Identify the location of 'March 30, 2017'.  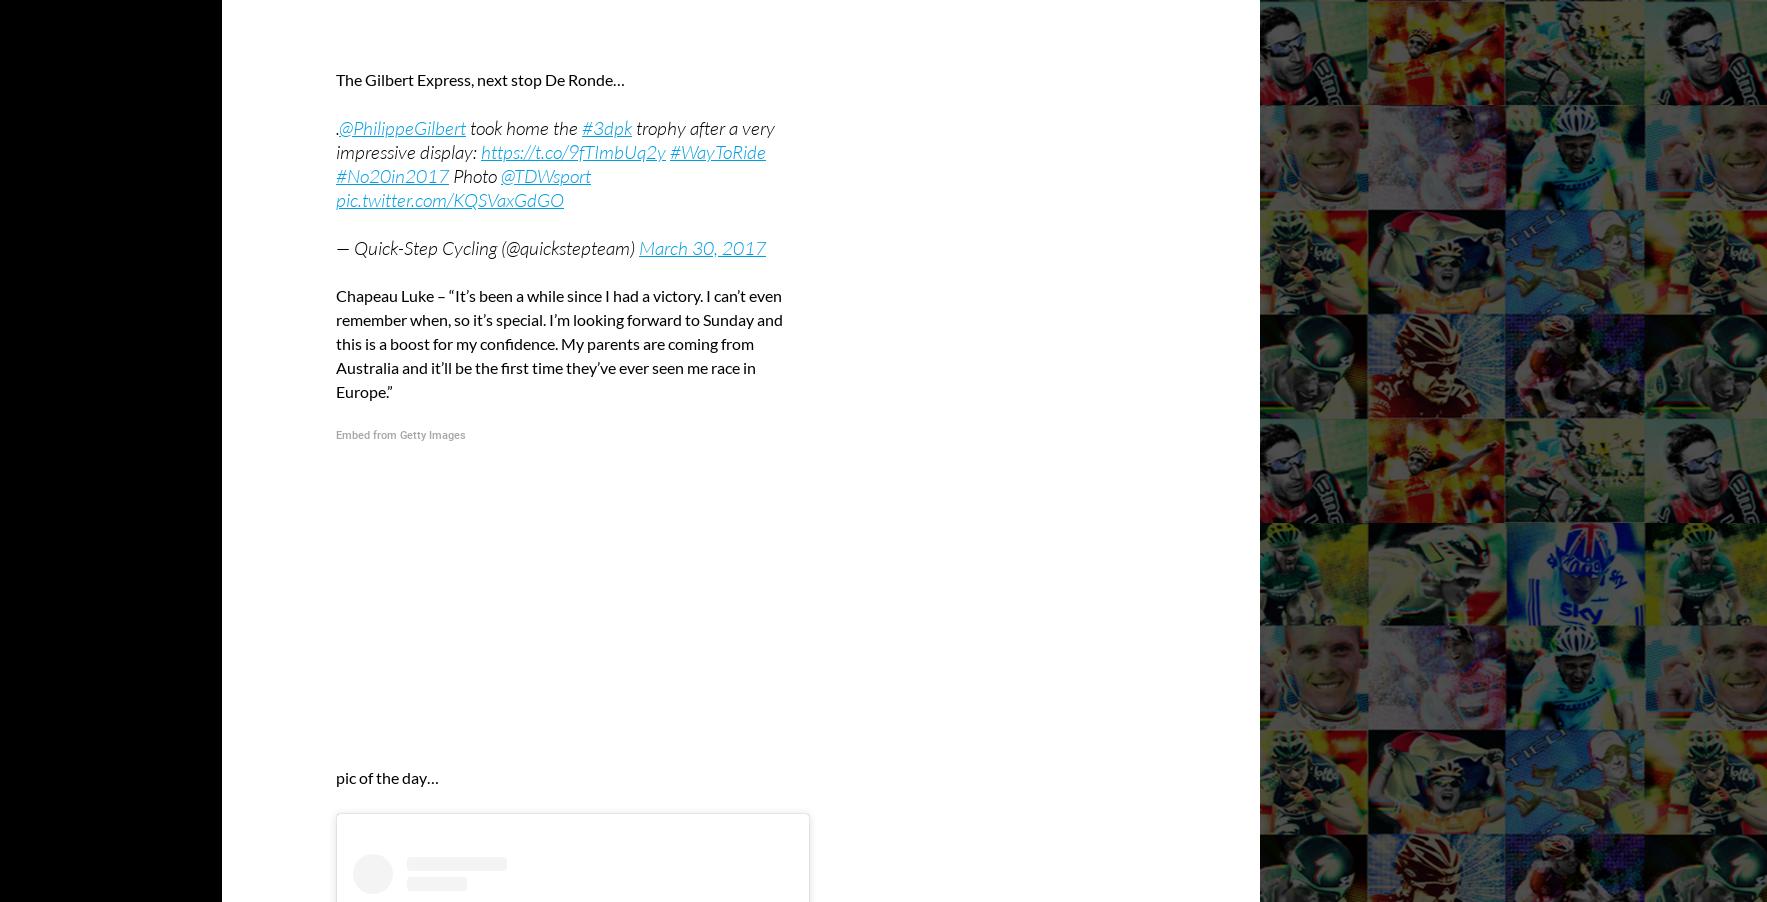
(637, 246).